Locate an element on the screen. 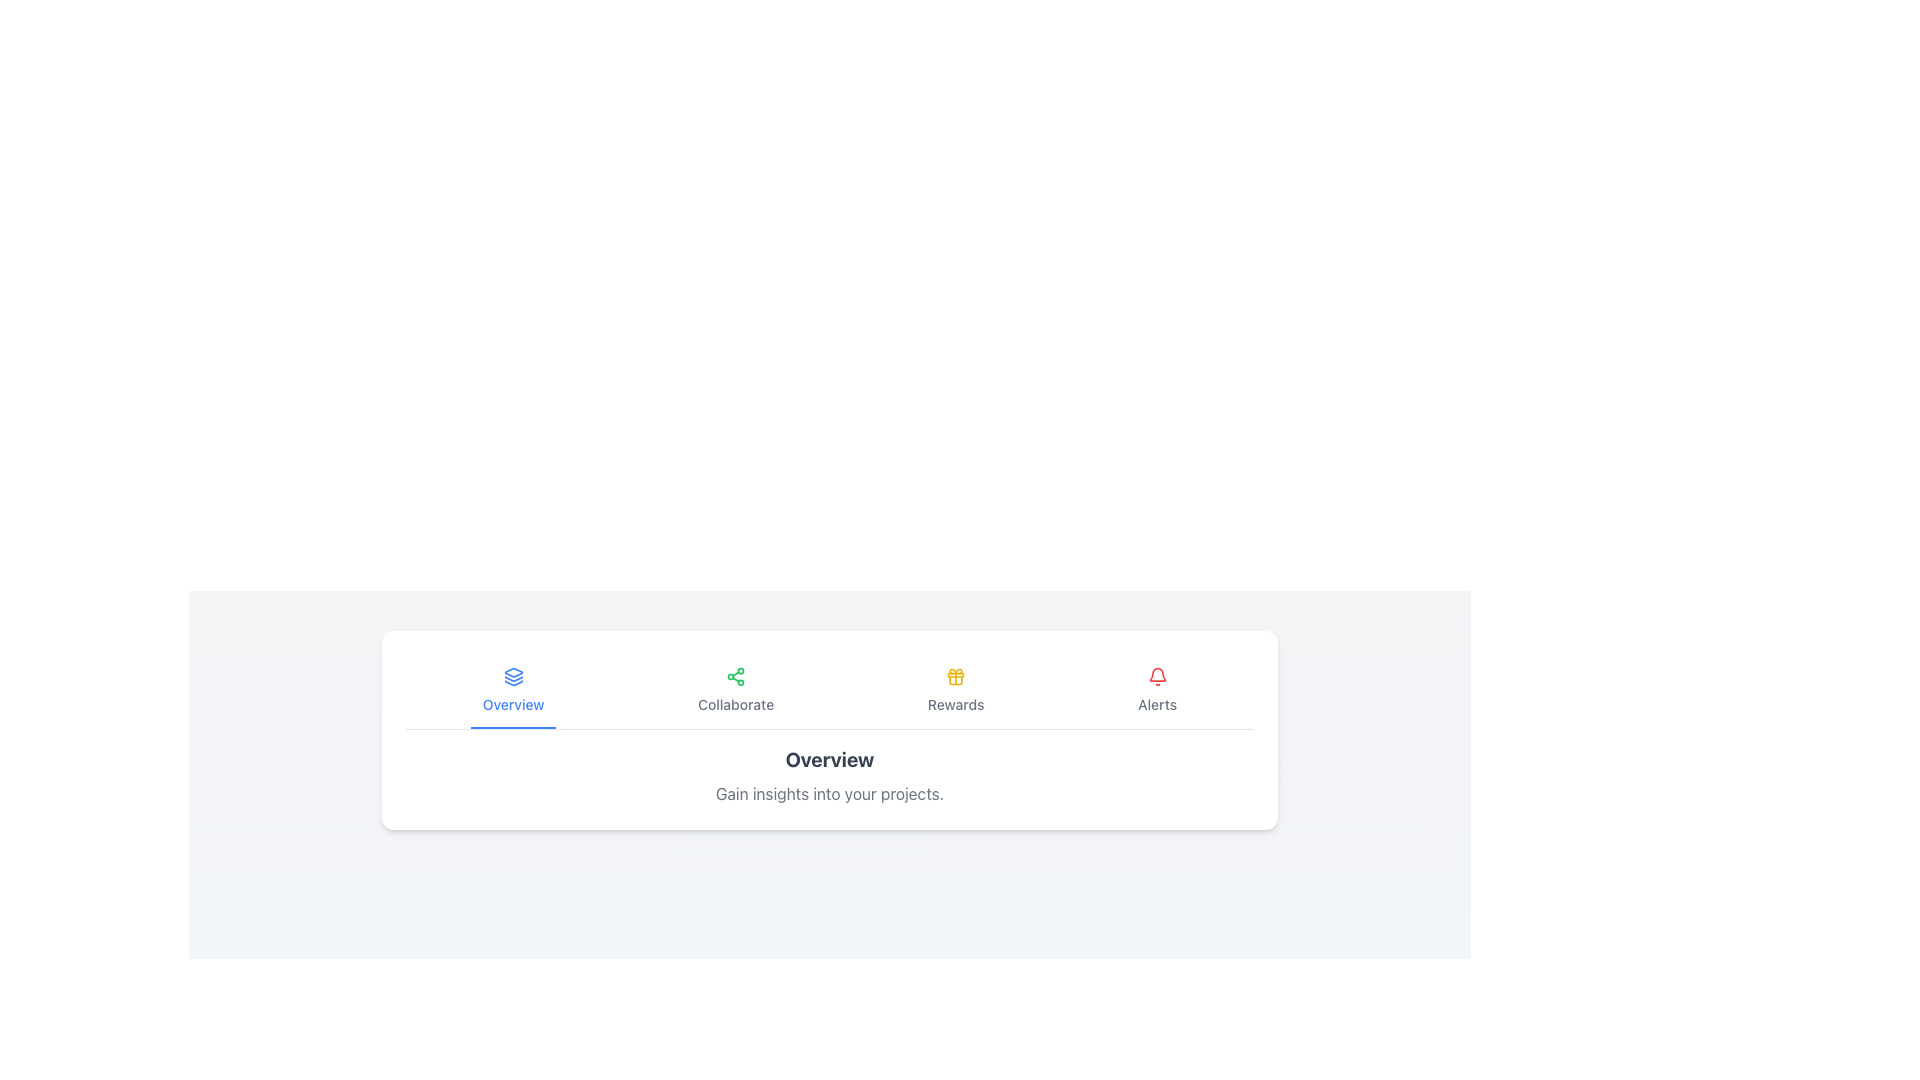 Image resolution: width=1920 pixels, height=1080 pixels. the 'Overview' icon located in the top-left section of the navigation bar is located at coordinates (513, 676).